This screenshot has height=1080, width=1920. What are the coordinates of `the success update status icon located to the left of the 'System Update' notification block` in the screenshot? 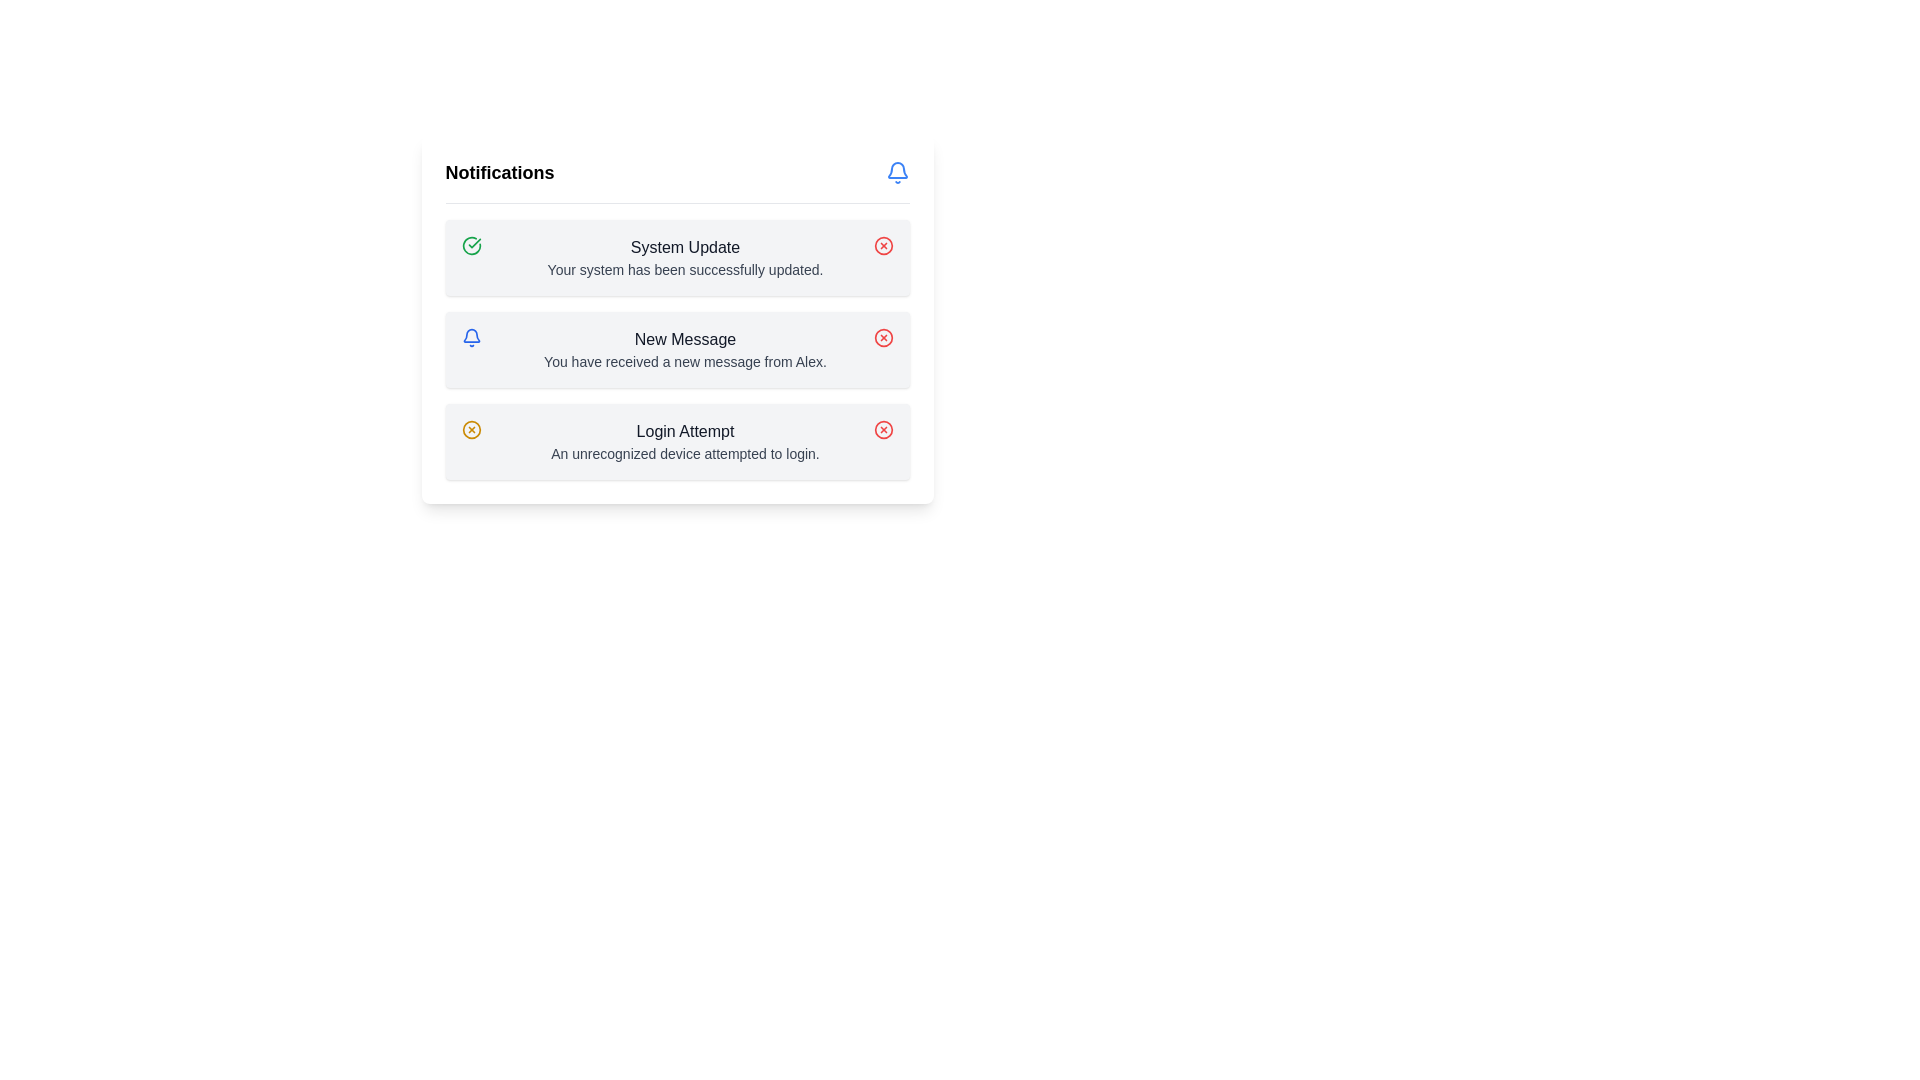 It's located at (470, 245).